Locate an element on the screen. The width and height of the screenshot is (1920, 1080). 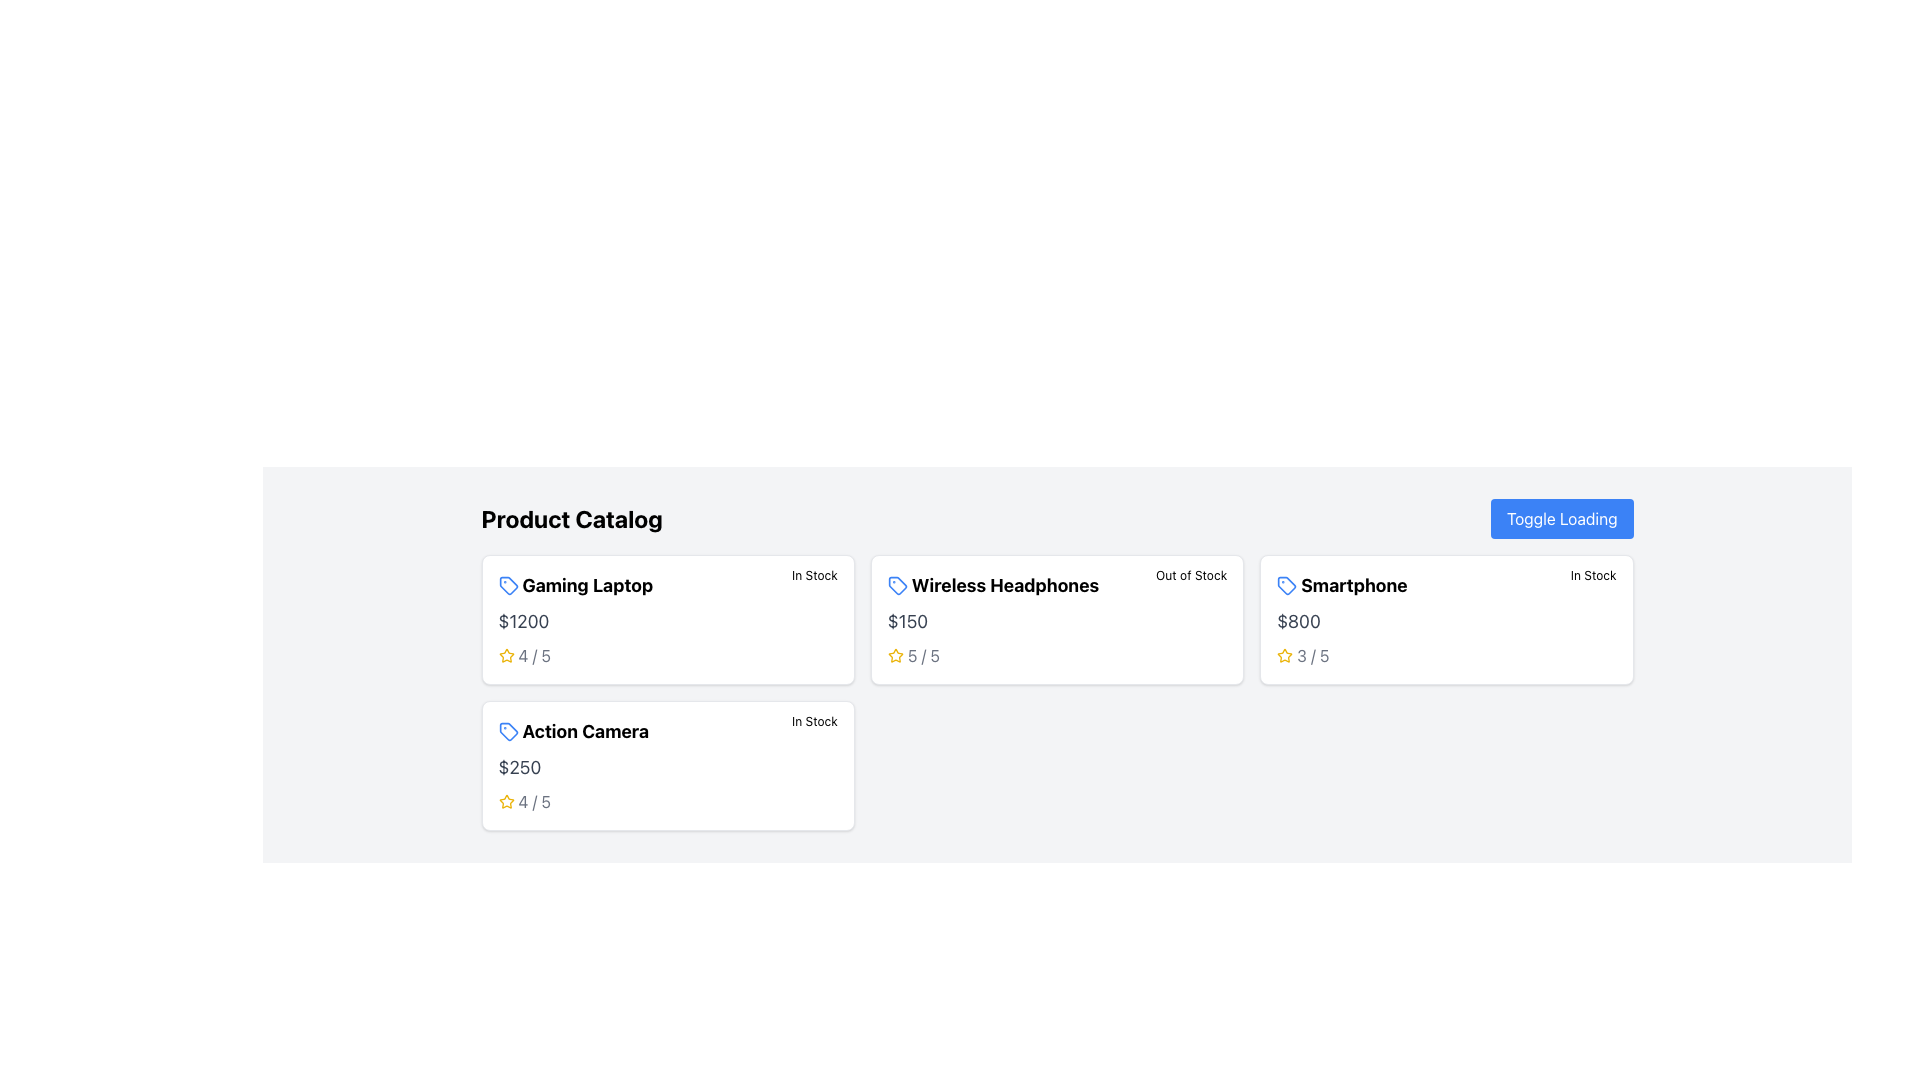
the 'In Stock' label indicating the availability status of the 'Smartphone' product, located at the top right corner of the product card is located at coordinates (1592, 575).